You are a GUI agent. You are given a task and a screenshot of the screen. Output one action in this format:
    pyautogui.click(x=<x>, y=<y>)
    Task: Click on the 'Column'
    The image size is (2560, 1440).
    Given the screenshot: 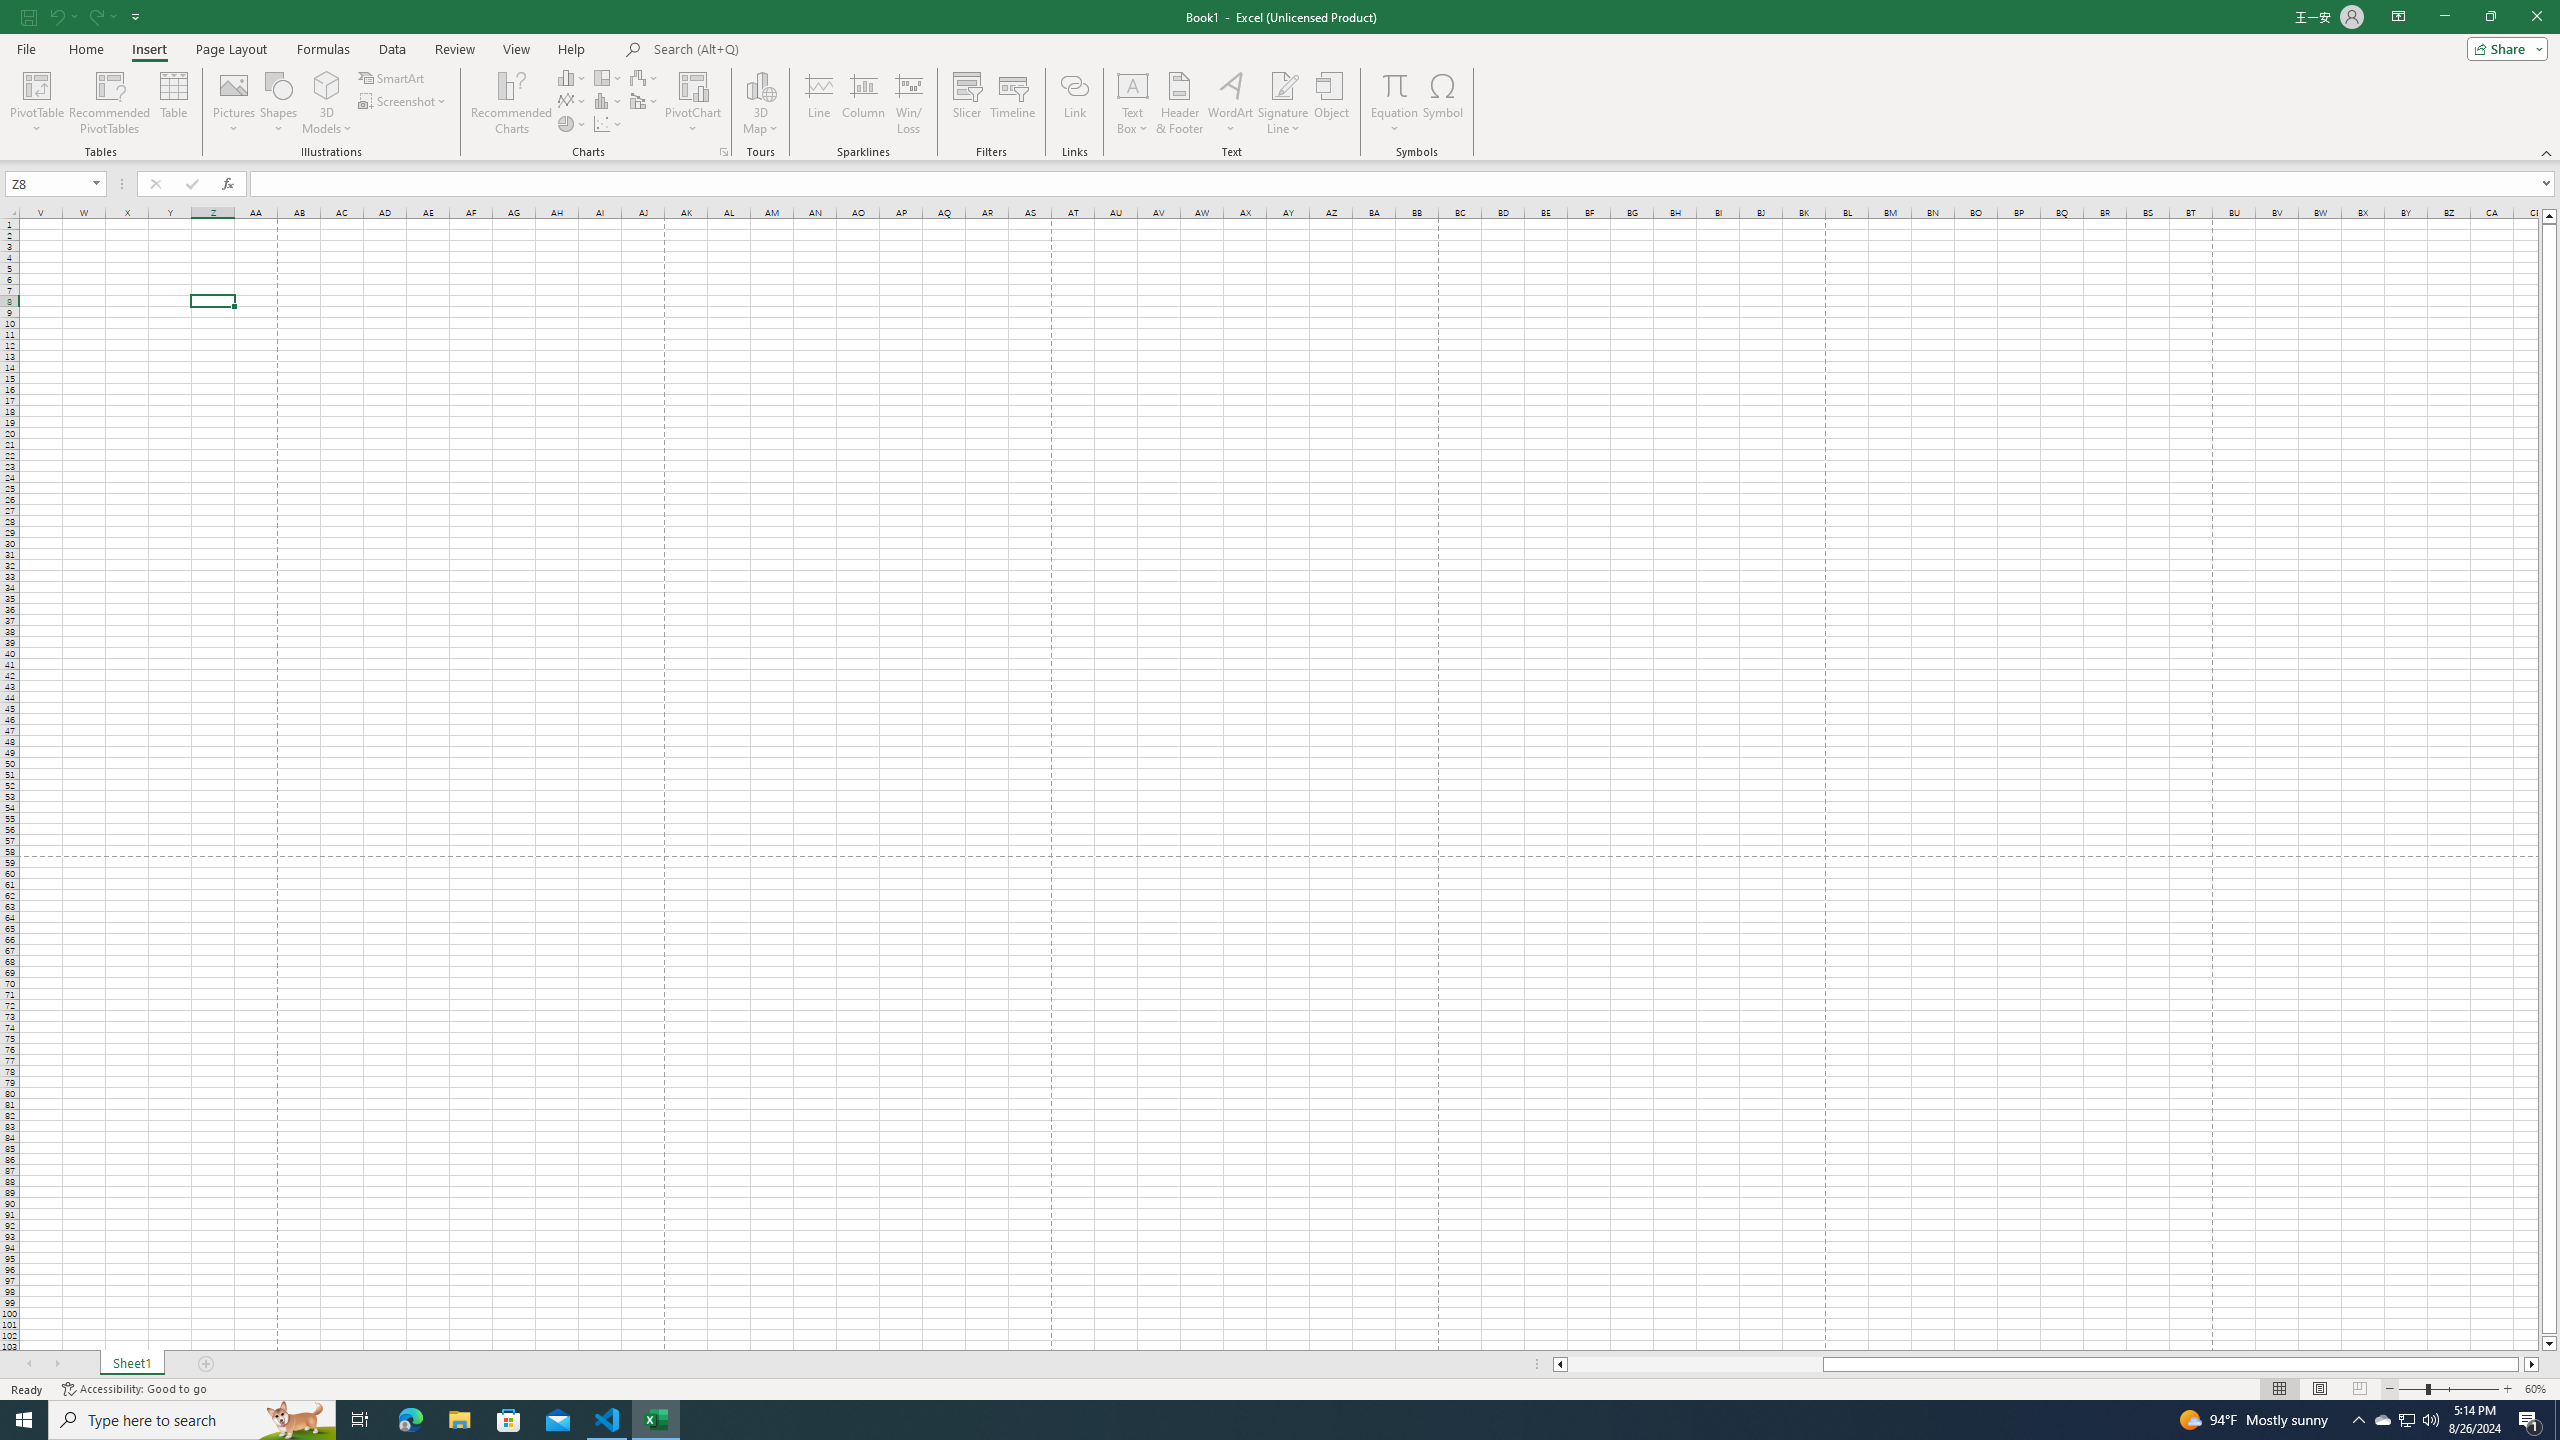 What is the action you would take?
    pyautogui.click(x=864, y=103)
    